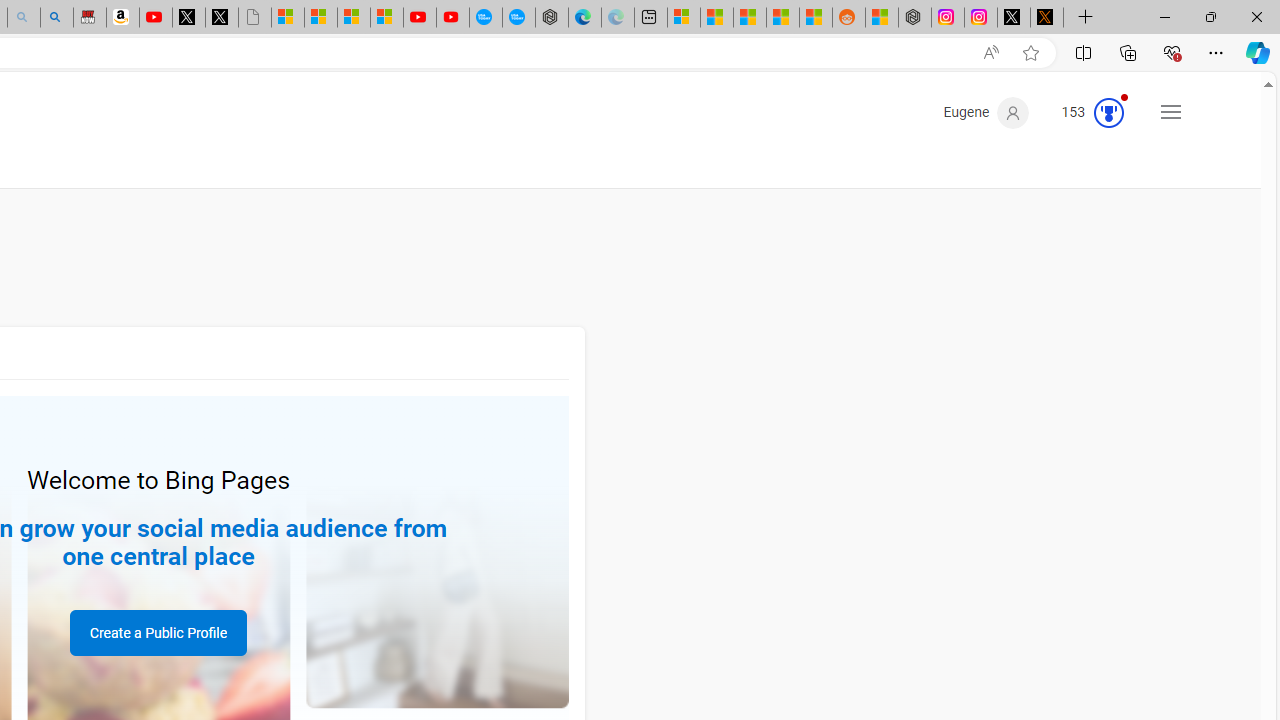 The width and height of the screenshot is (1280, 720). Describe the element at coordinates (519, 17) in the screenshot. I see `'The most popular Google '` at that location.